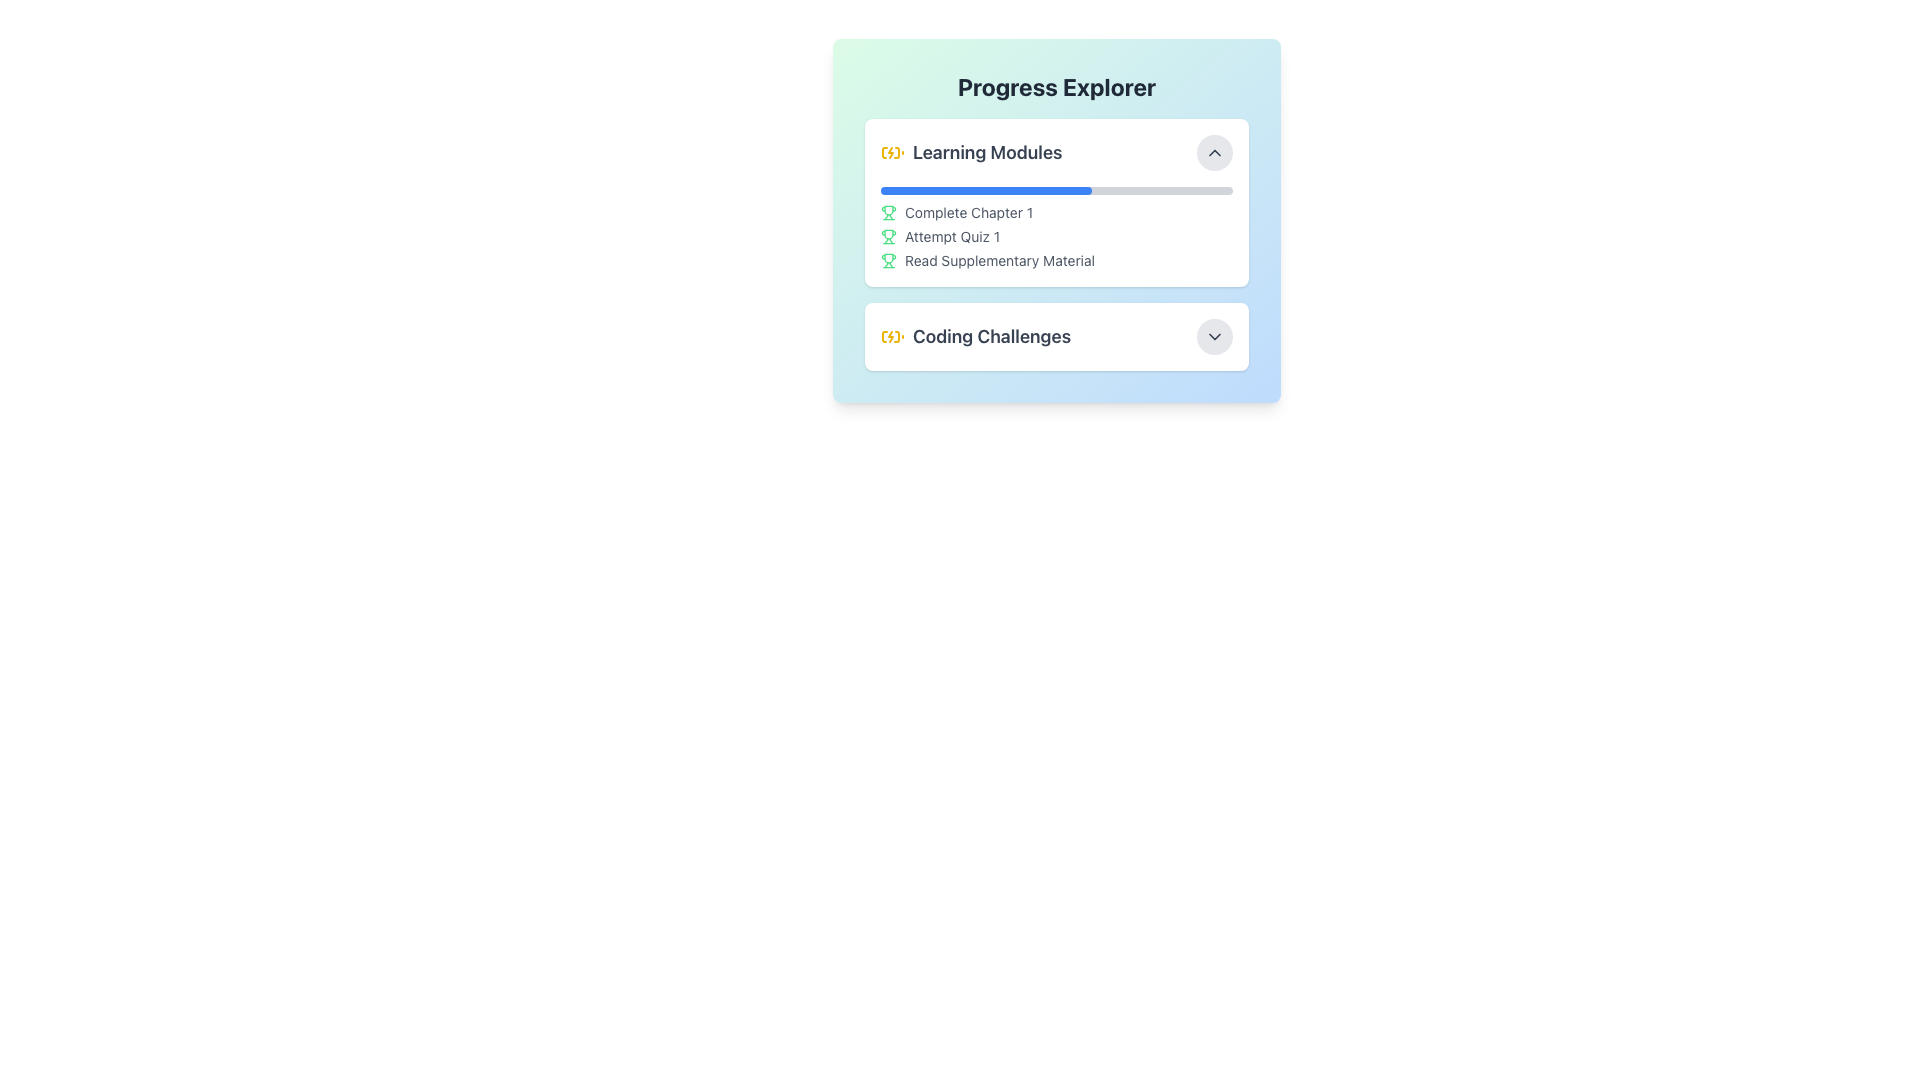  Describe the element at coordinates (1055, 248) in the screenshot. I see `the 'Progress Explorer' dashboard text labels` at that location.